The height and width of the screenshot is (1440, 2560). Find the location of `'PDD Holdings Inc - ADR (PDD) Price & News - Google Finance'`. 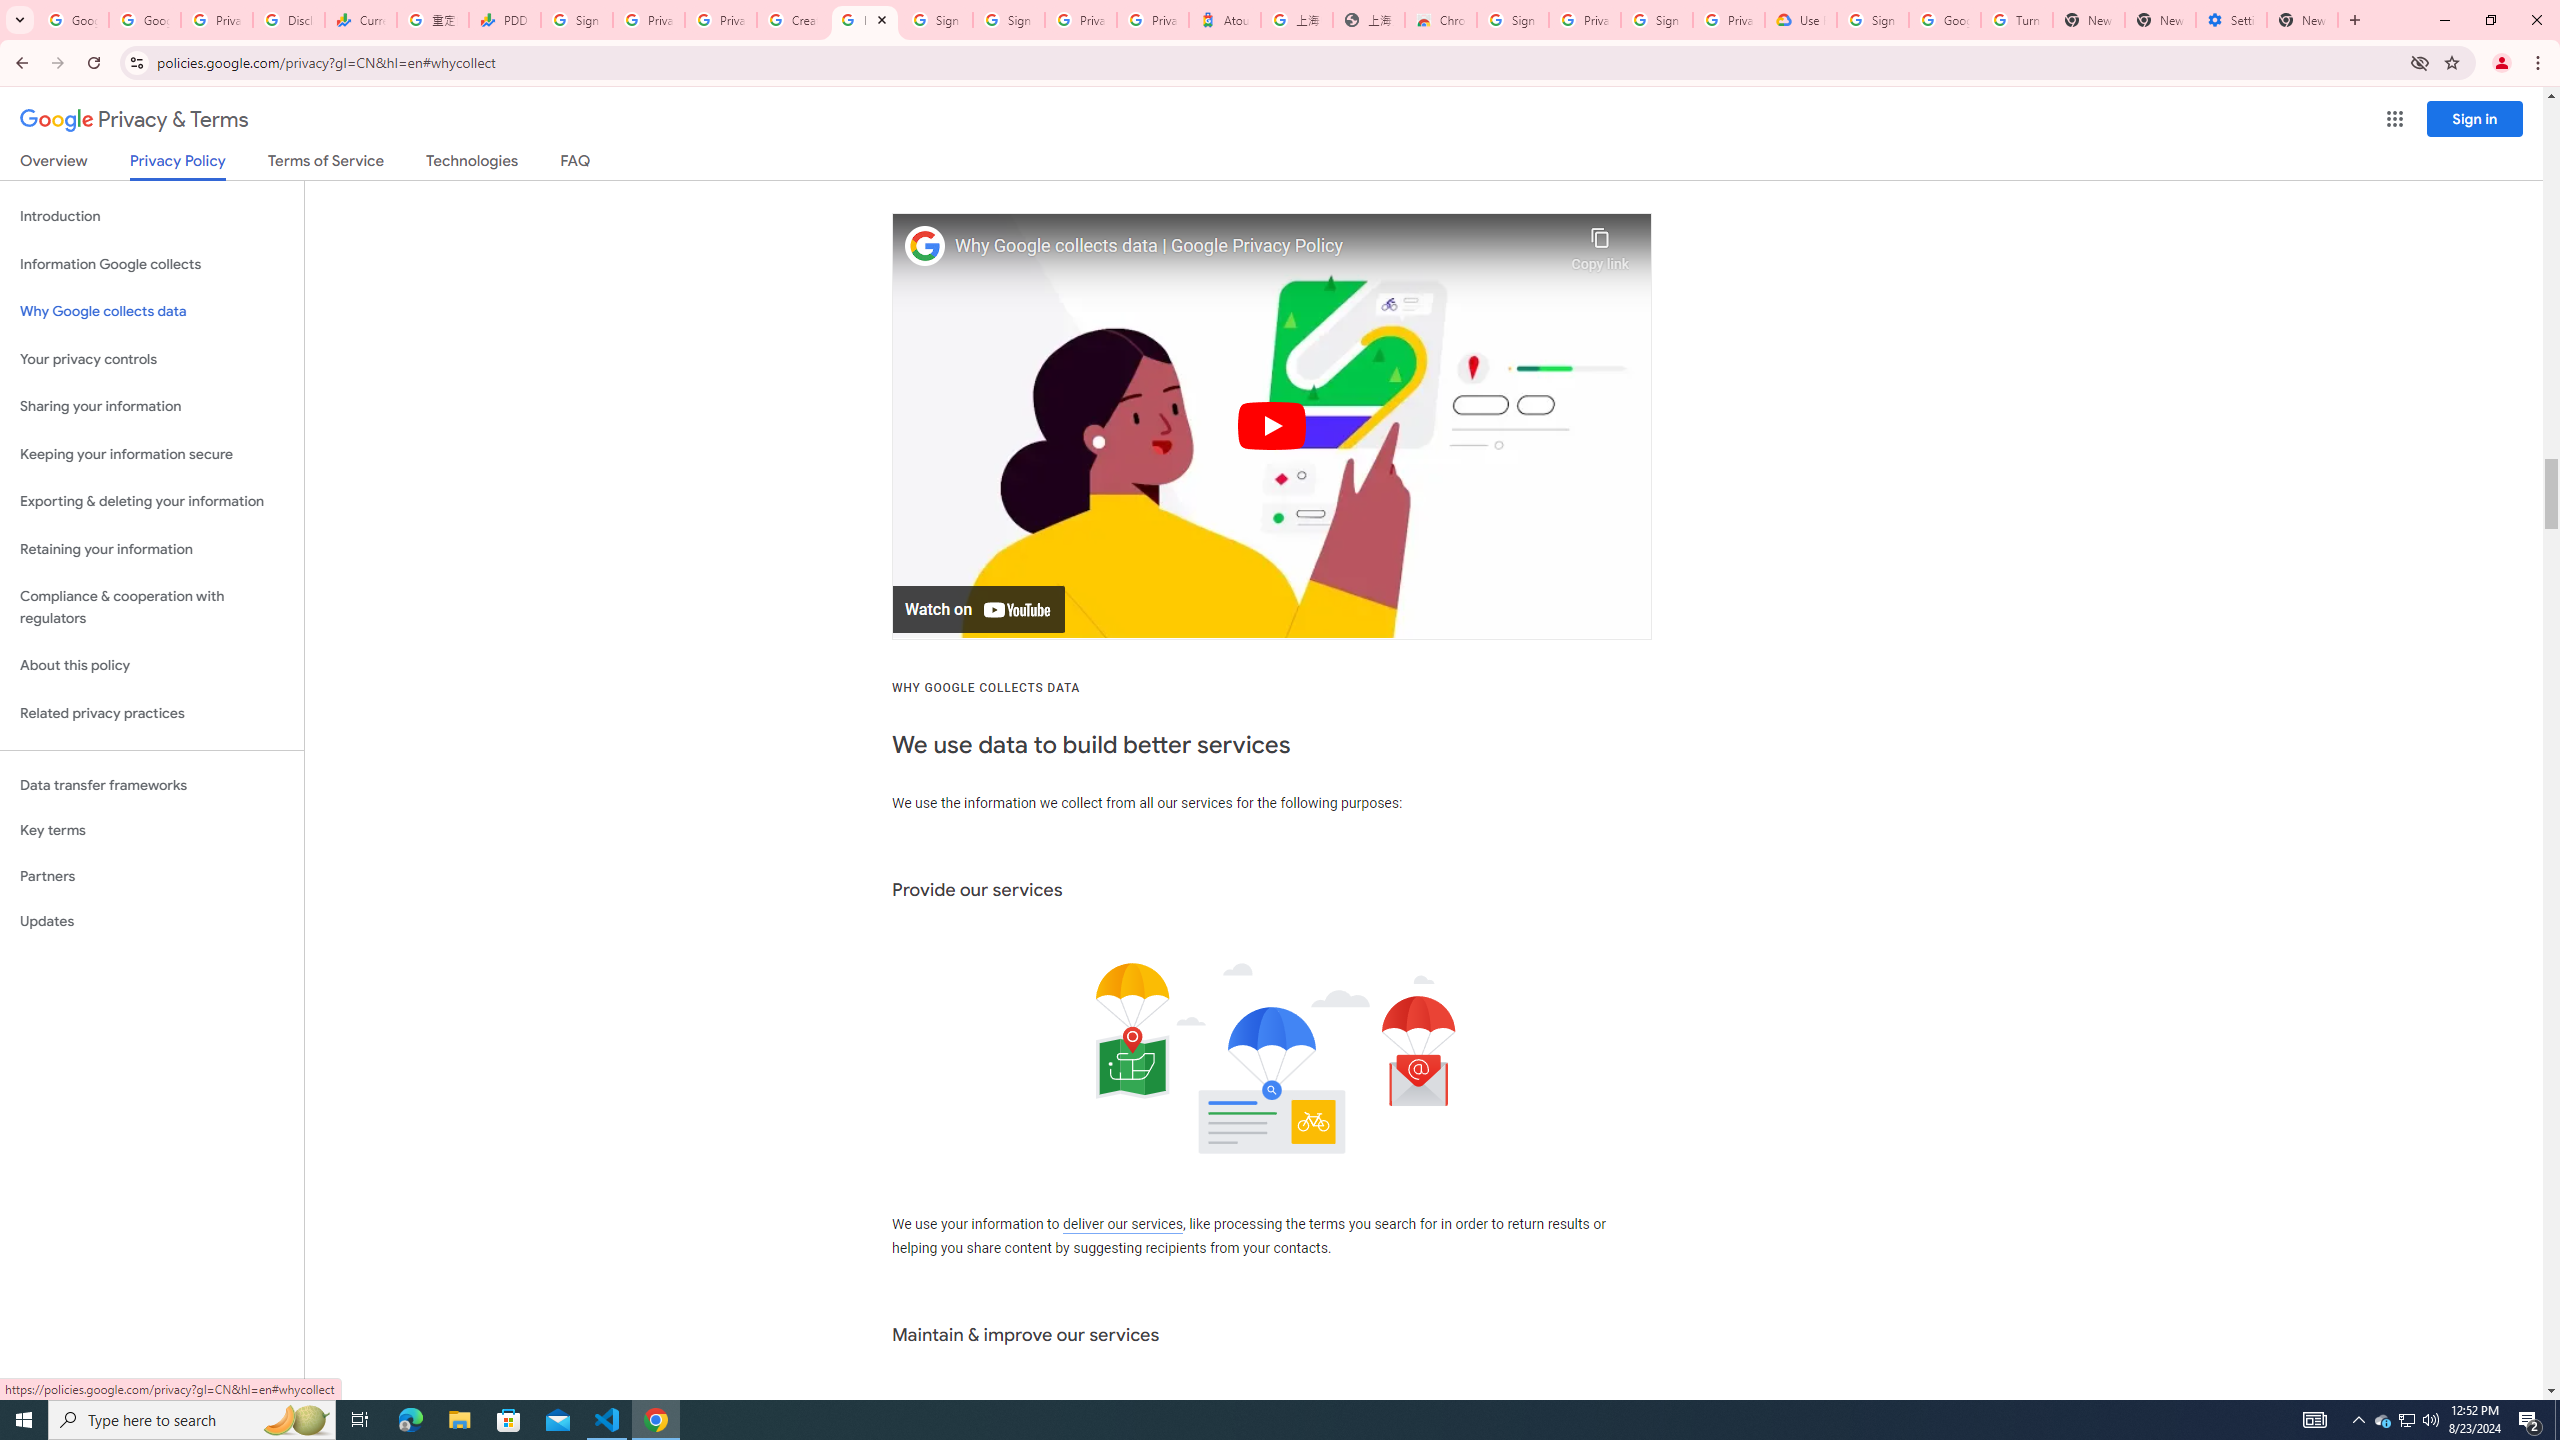

'PDD Holdings Inc - ADR (PDD) Price & News - Google Finance' is located at coordinates (505, 19).